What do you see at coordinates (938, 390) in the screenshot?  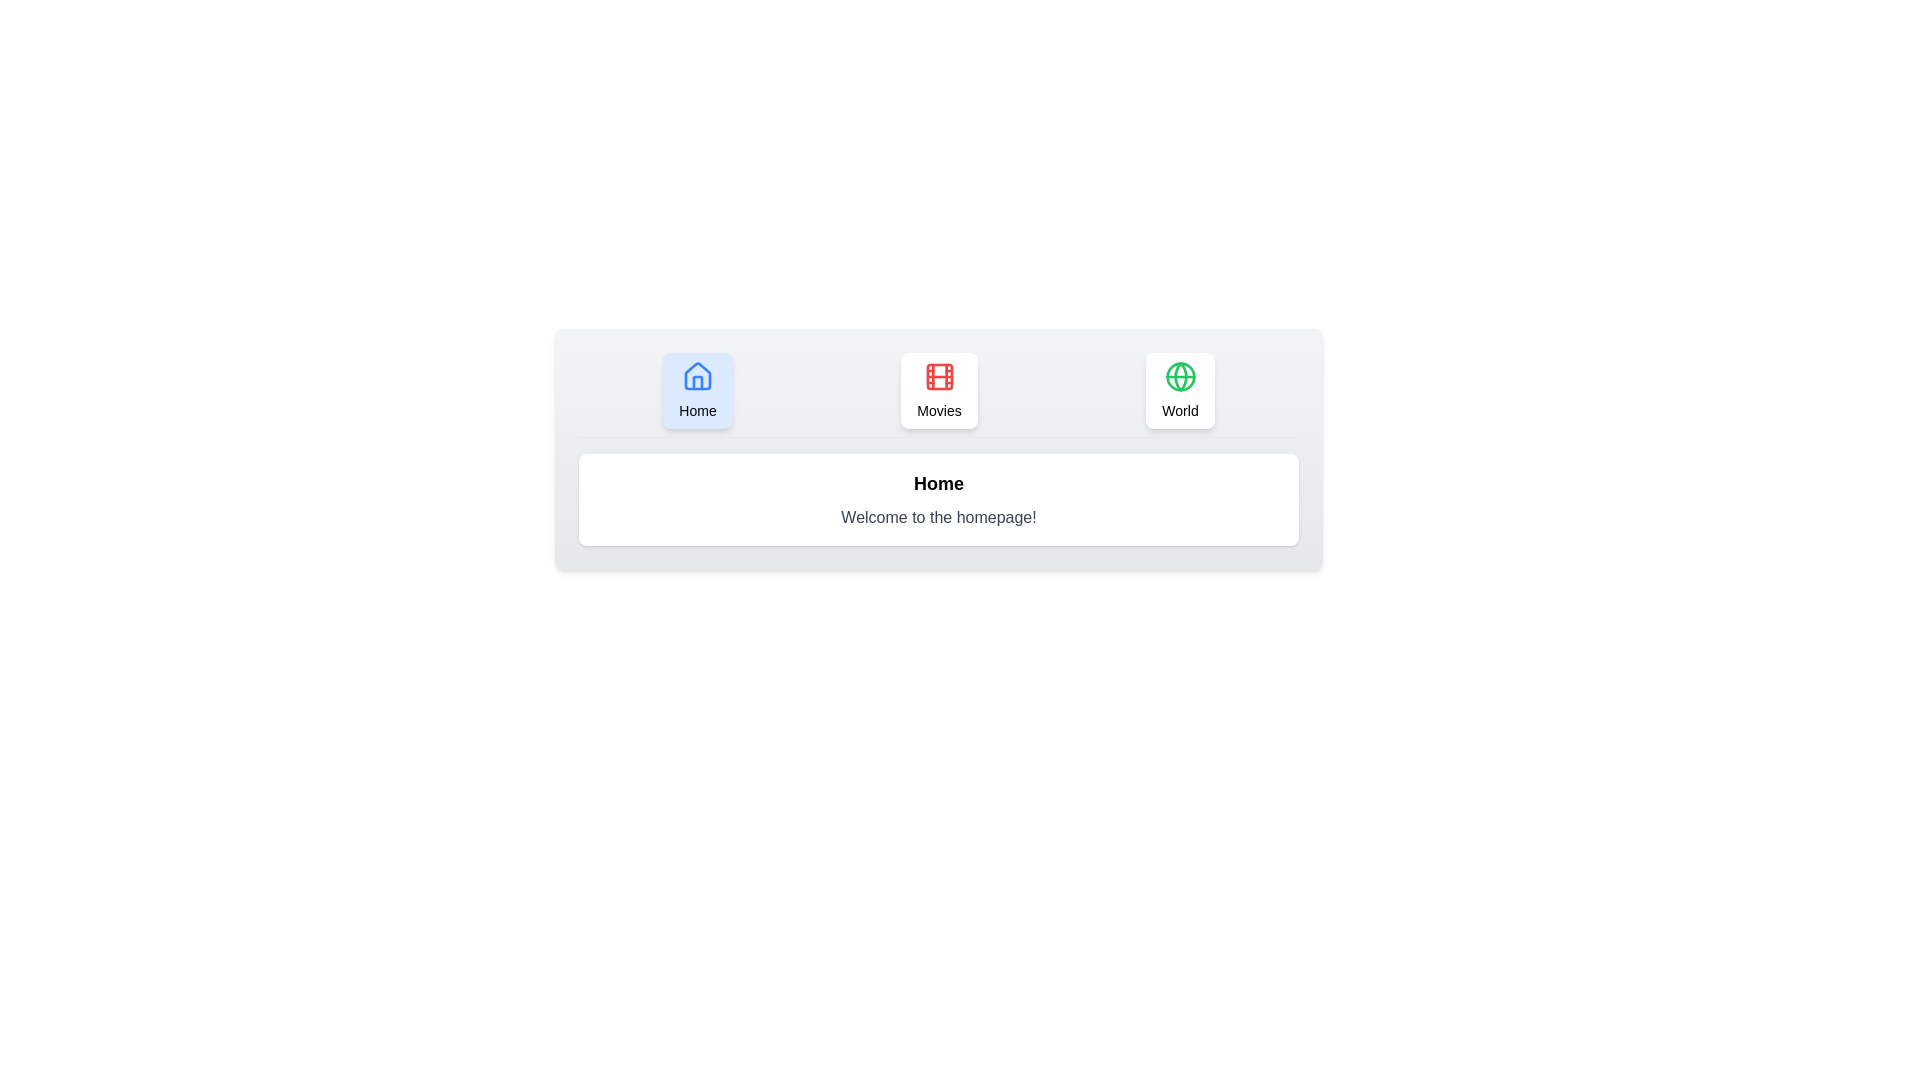 I see `the Movies tab to observe its hover effect` at bounding box center [938, 390].